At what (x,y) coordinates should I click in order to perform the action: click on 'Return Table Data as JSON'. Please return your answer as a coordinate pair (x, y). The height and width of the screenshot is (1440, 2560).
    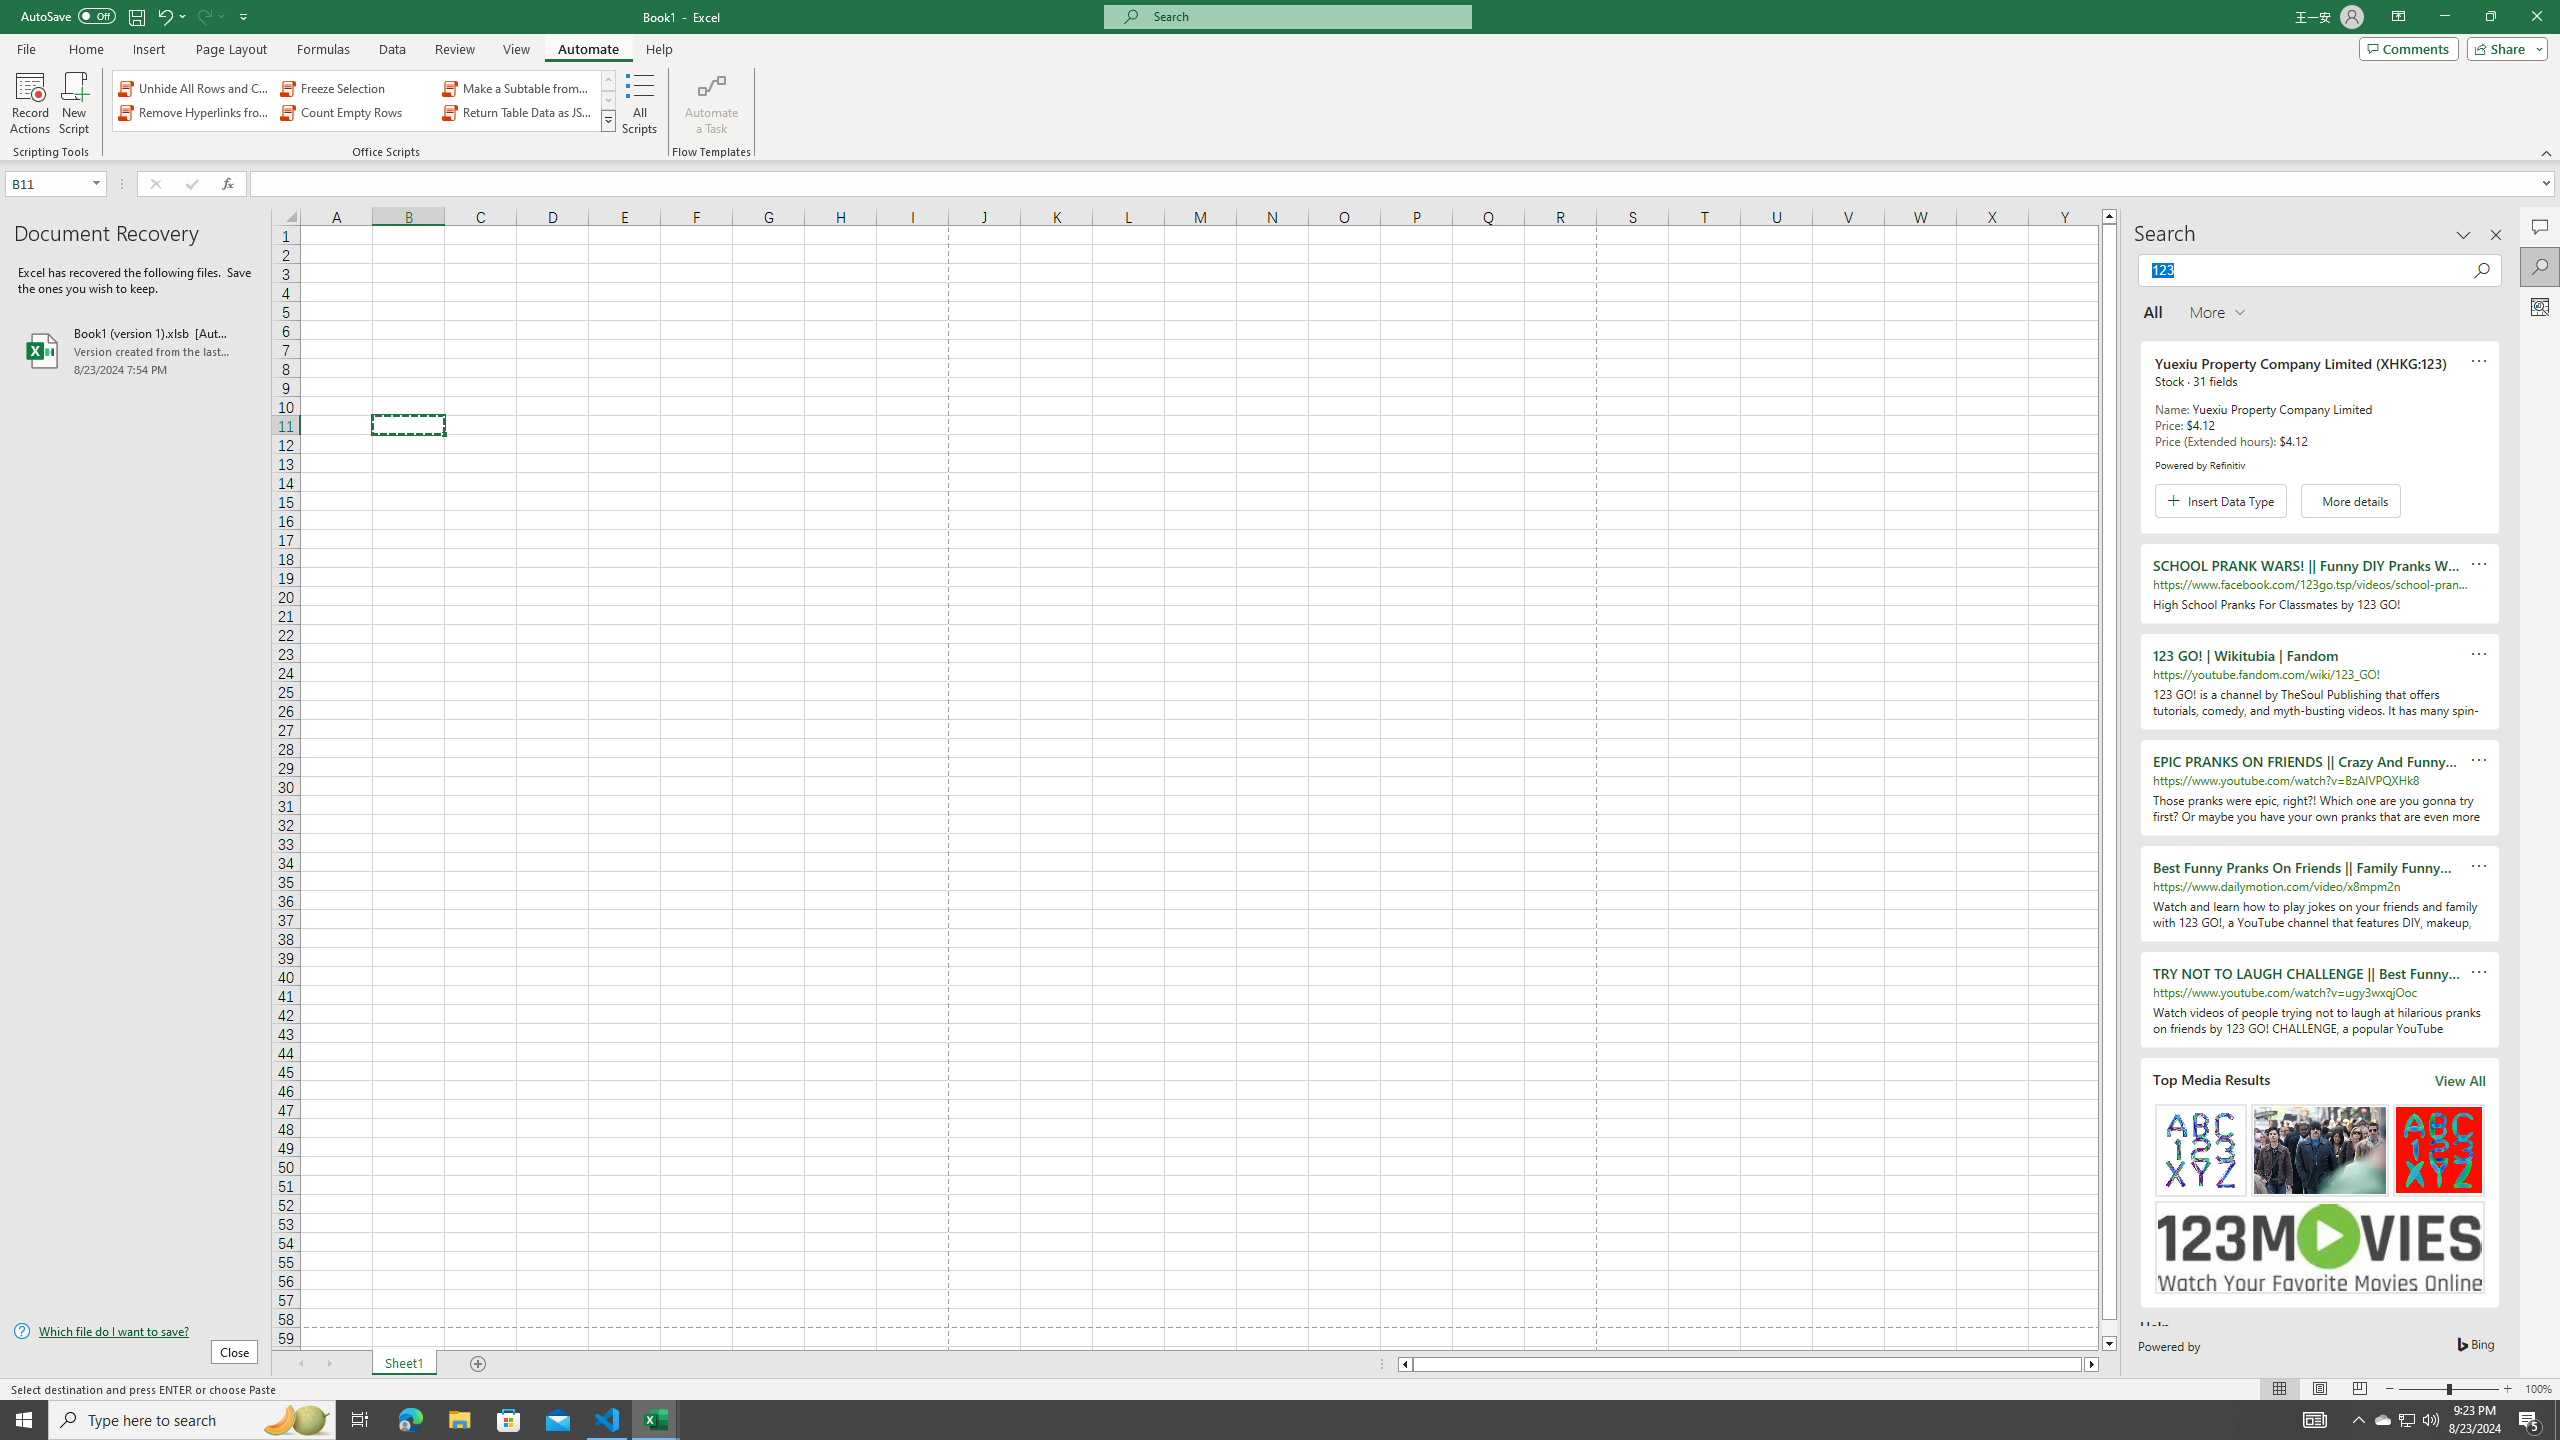
    Looking at the image, I should click on (517, 112).